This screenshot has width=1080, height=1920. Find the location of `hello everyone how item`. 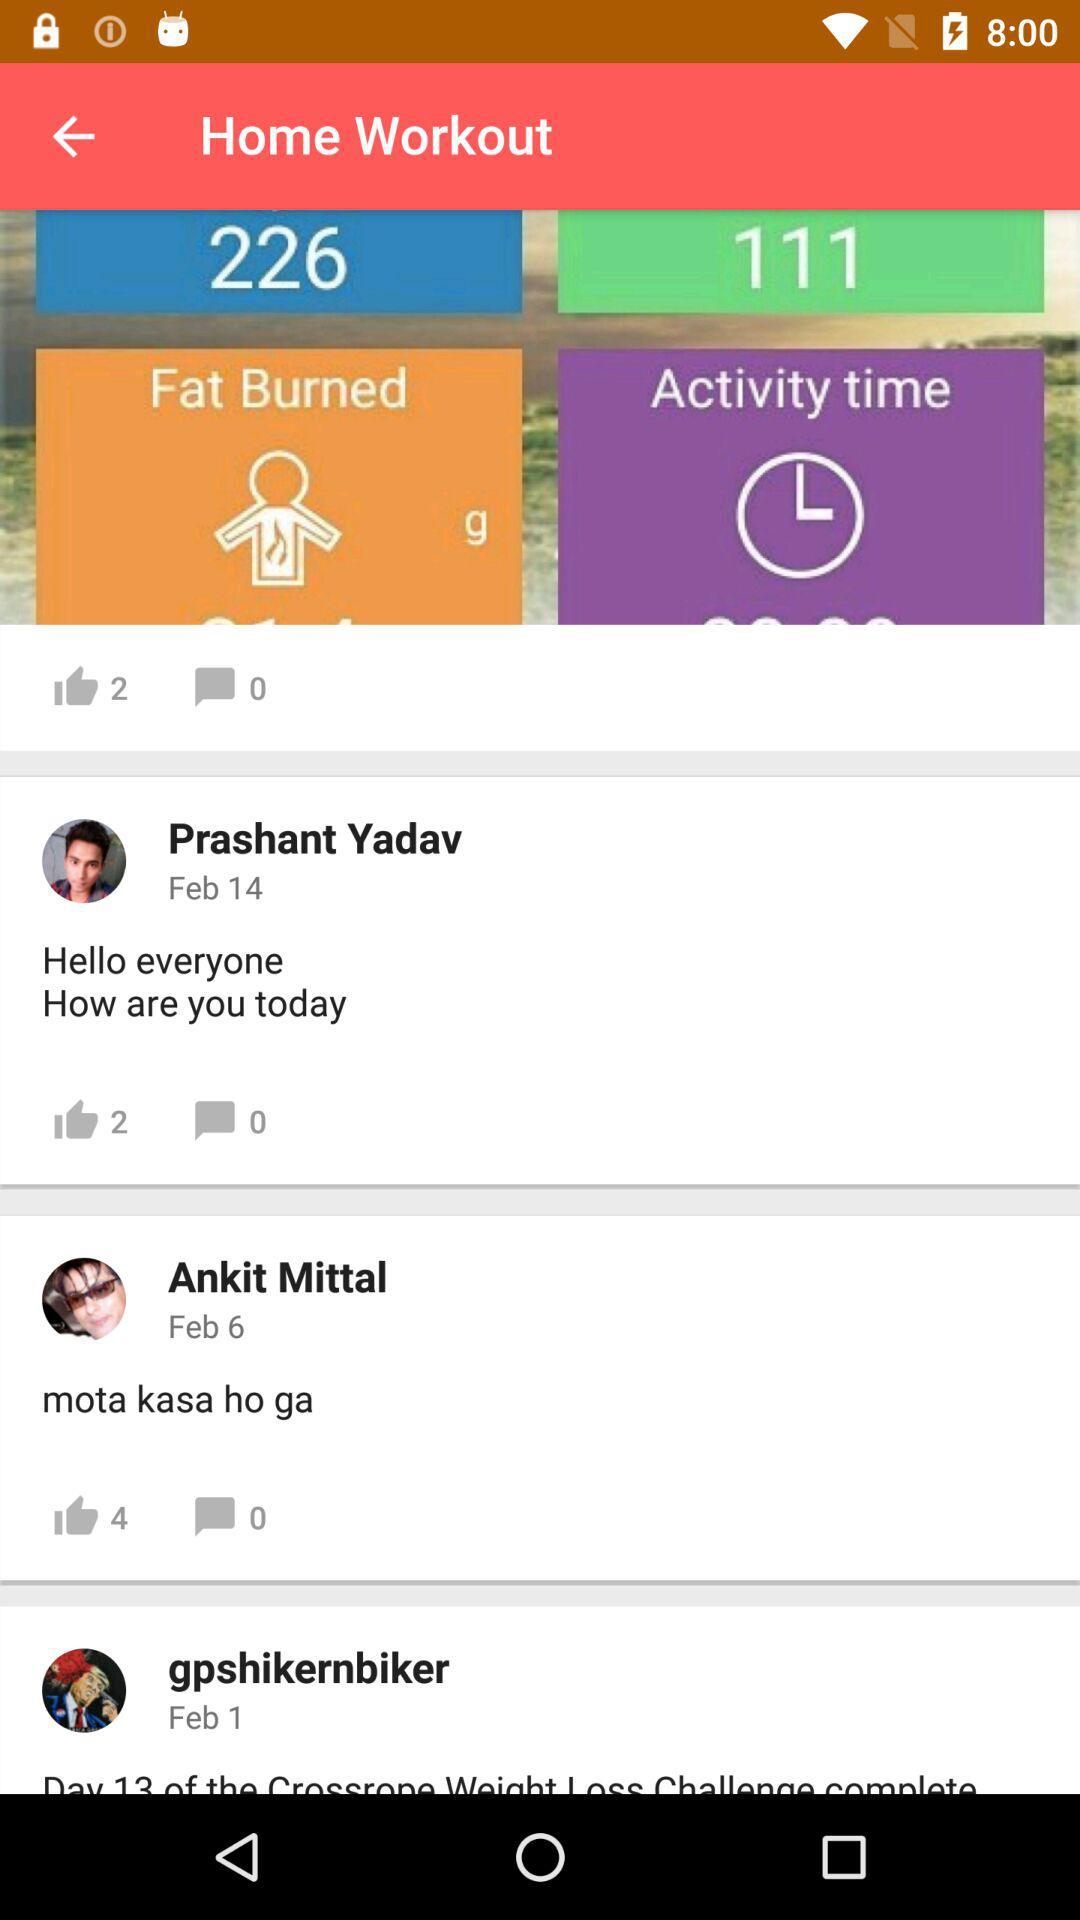

hello everyone how item is located at coordinates (194, 980).